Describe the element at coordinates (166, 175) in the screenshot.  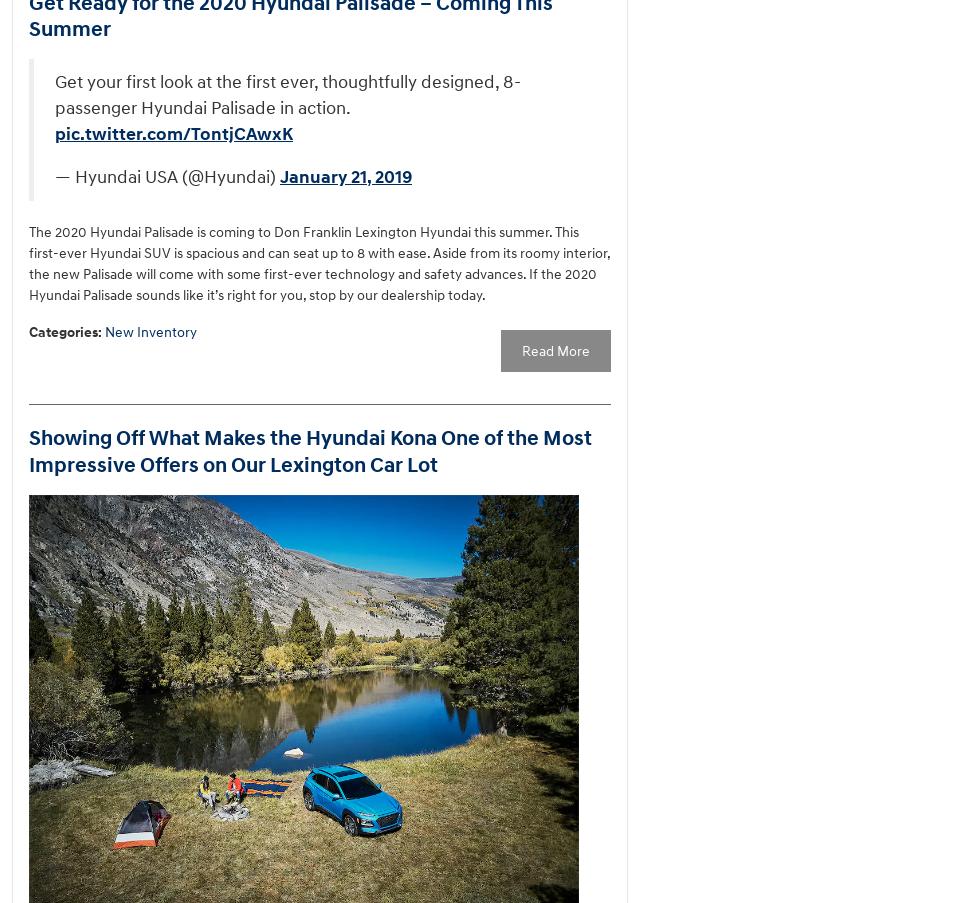
I see `'— Hyundai USA (@Hyundai)'` at that location.